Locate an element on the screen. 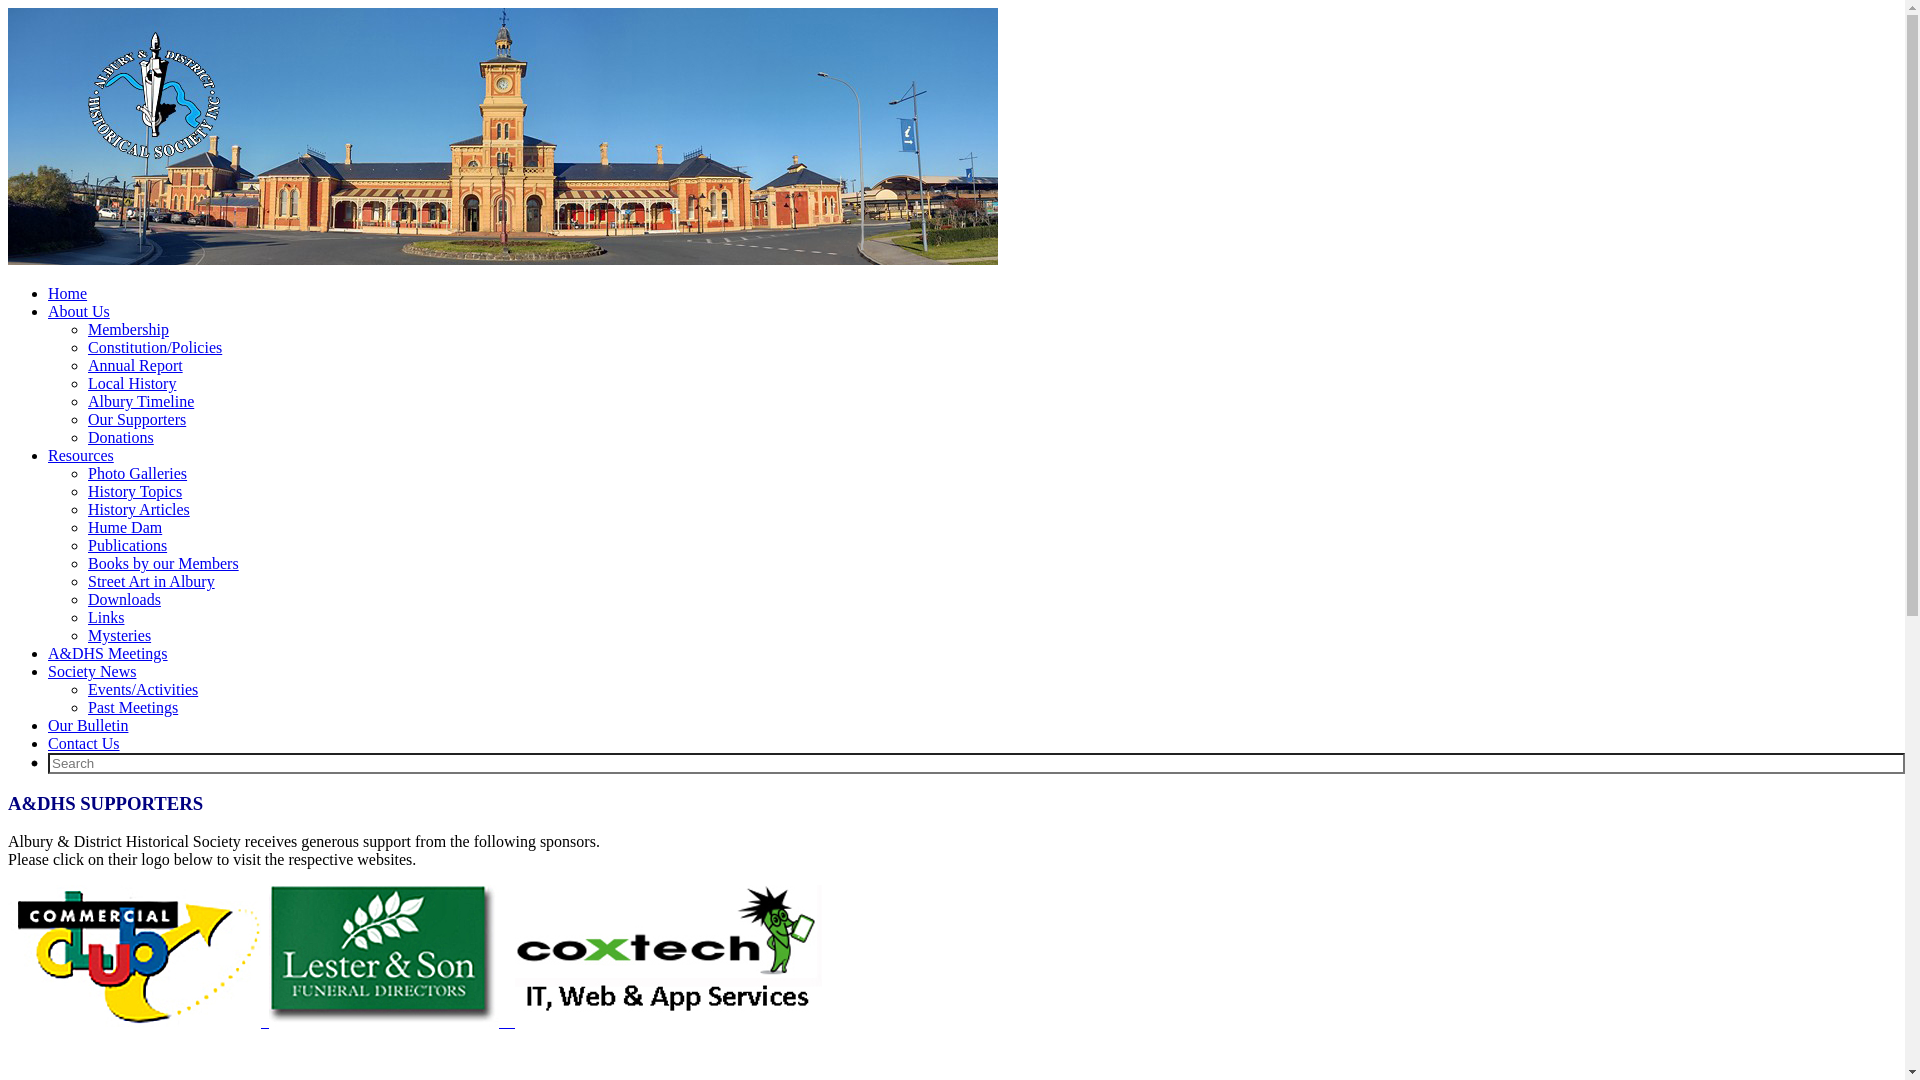  'About Us' is located at coordinates (48, 311).